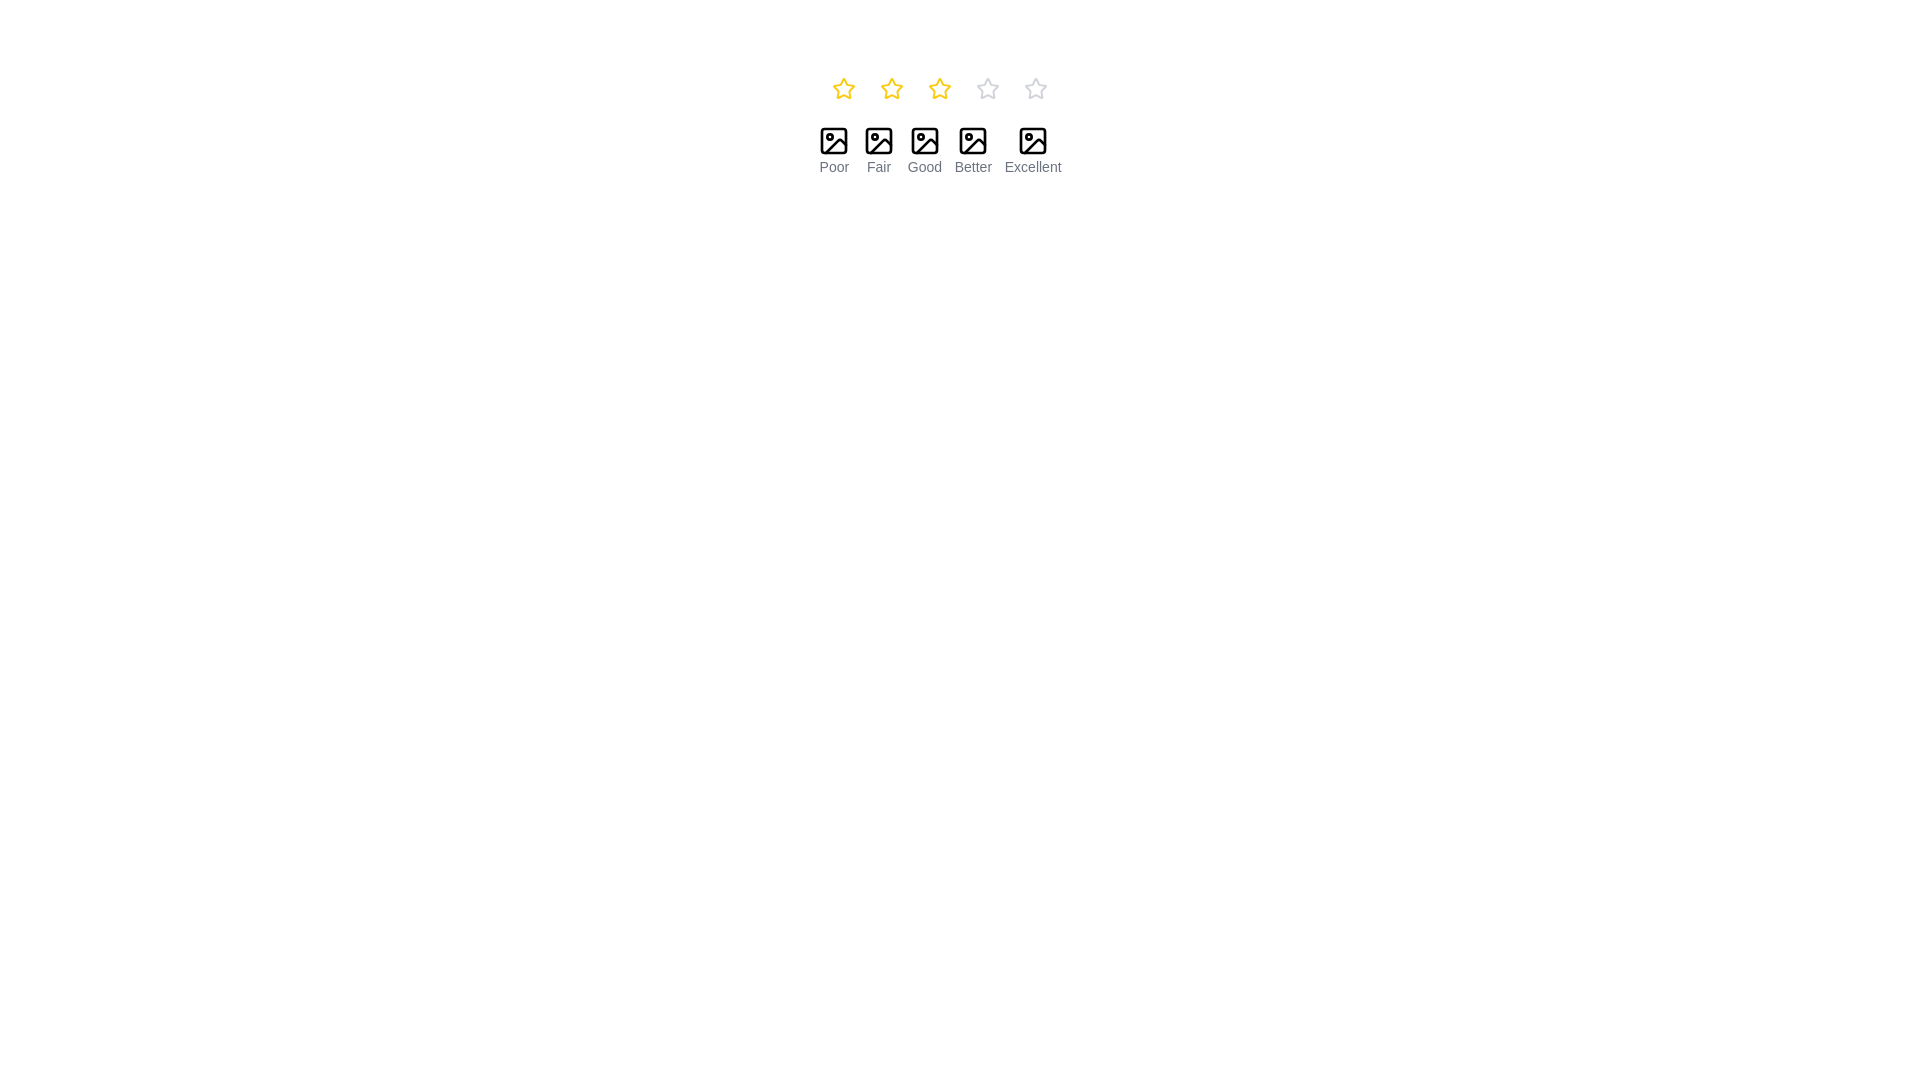 This screenshot has height=1080, width=1920. I want to click on the 'Fair' rating option component, which consists of an icon with a black outline and the label 'Fair' in small gray font, positioned between the 'Poor' and 'Good' elements, so click(878, 149).